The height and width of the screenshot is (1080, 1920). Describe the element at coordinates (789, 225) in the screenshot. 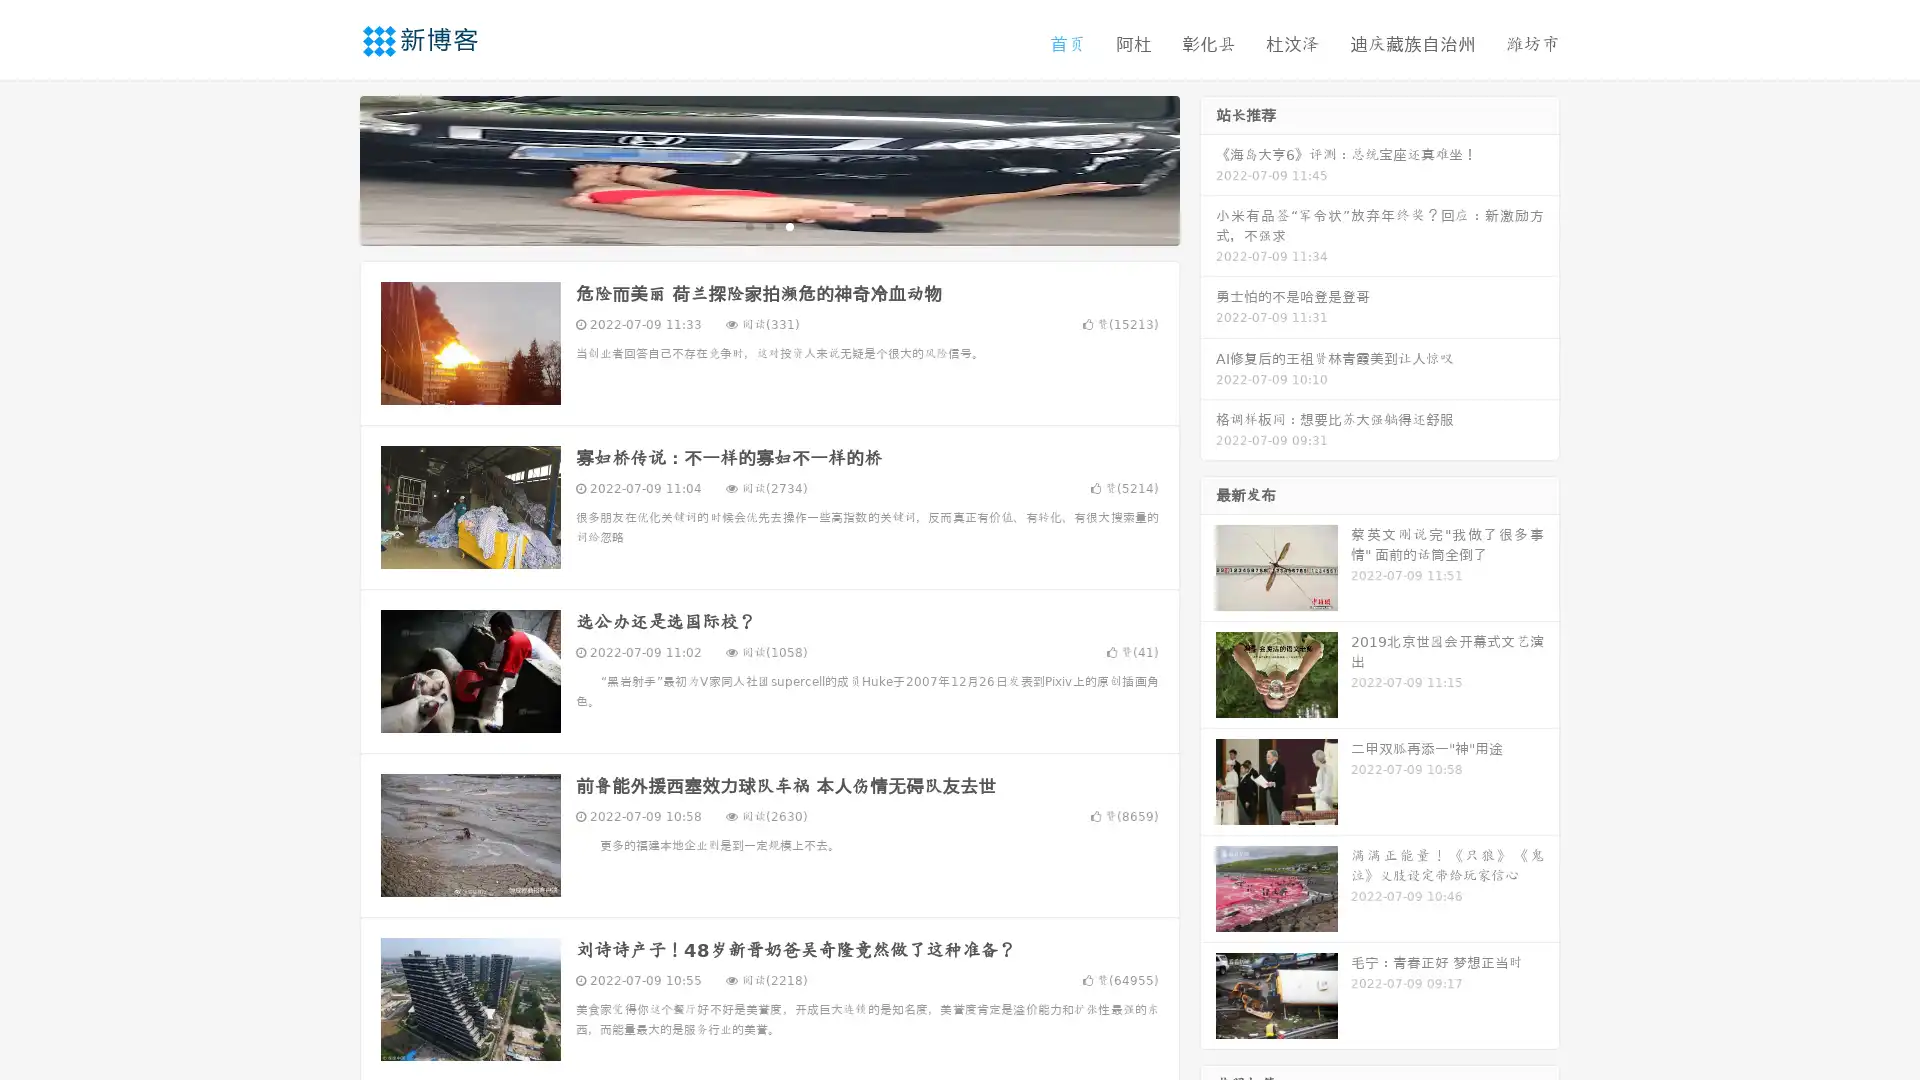

I see `Go to slide 3` at that location.